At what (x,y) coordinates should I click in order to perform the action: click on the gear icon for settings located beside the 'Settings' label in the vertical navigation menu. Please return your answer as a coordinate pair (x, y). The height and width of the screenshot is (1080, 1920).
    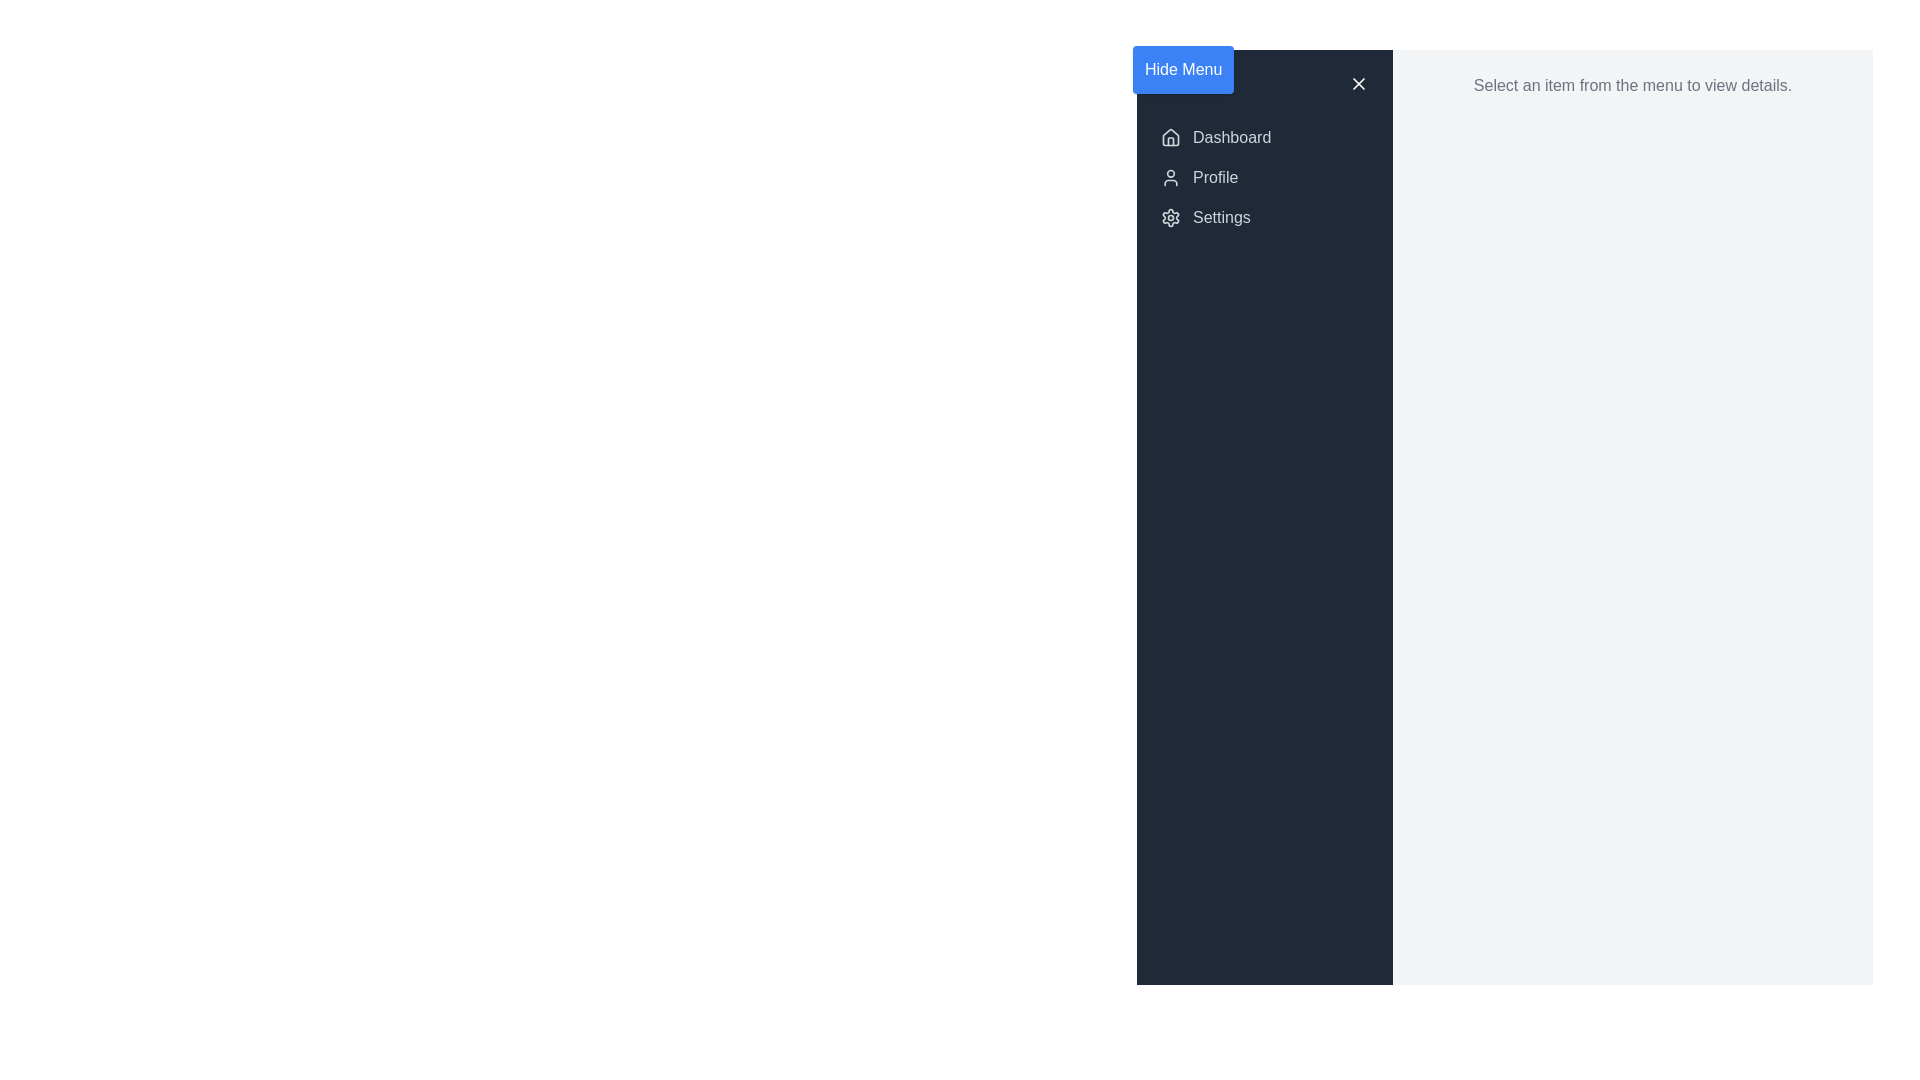
    Looking at the image, I should click on (1171, 218).